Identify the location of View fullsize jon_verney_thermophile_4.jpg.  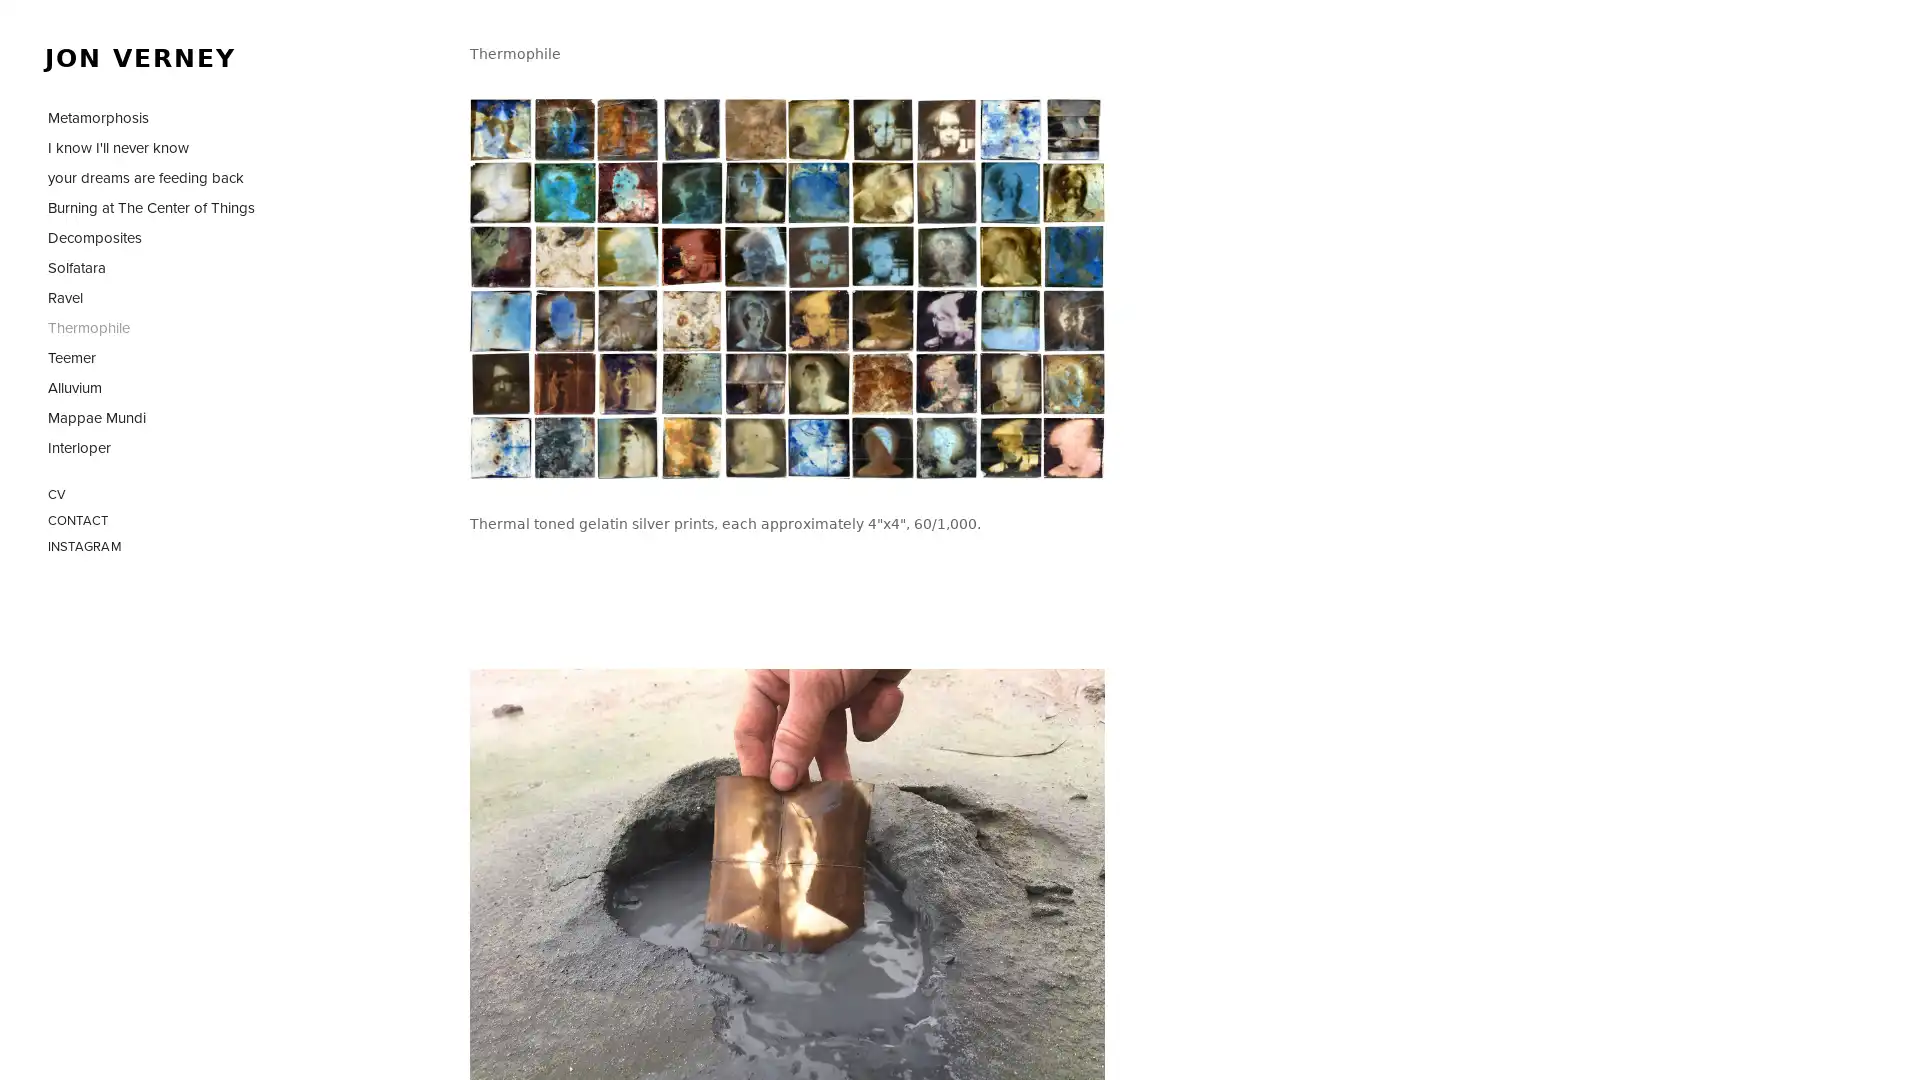
(627, 254).